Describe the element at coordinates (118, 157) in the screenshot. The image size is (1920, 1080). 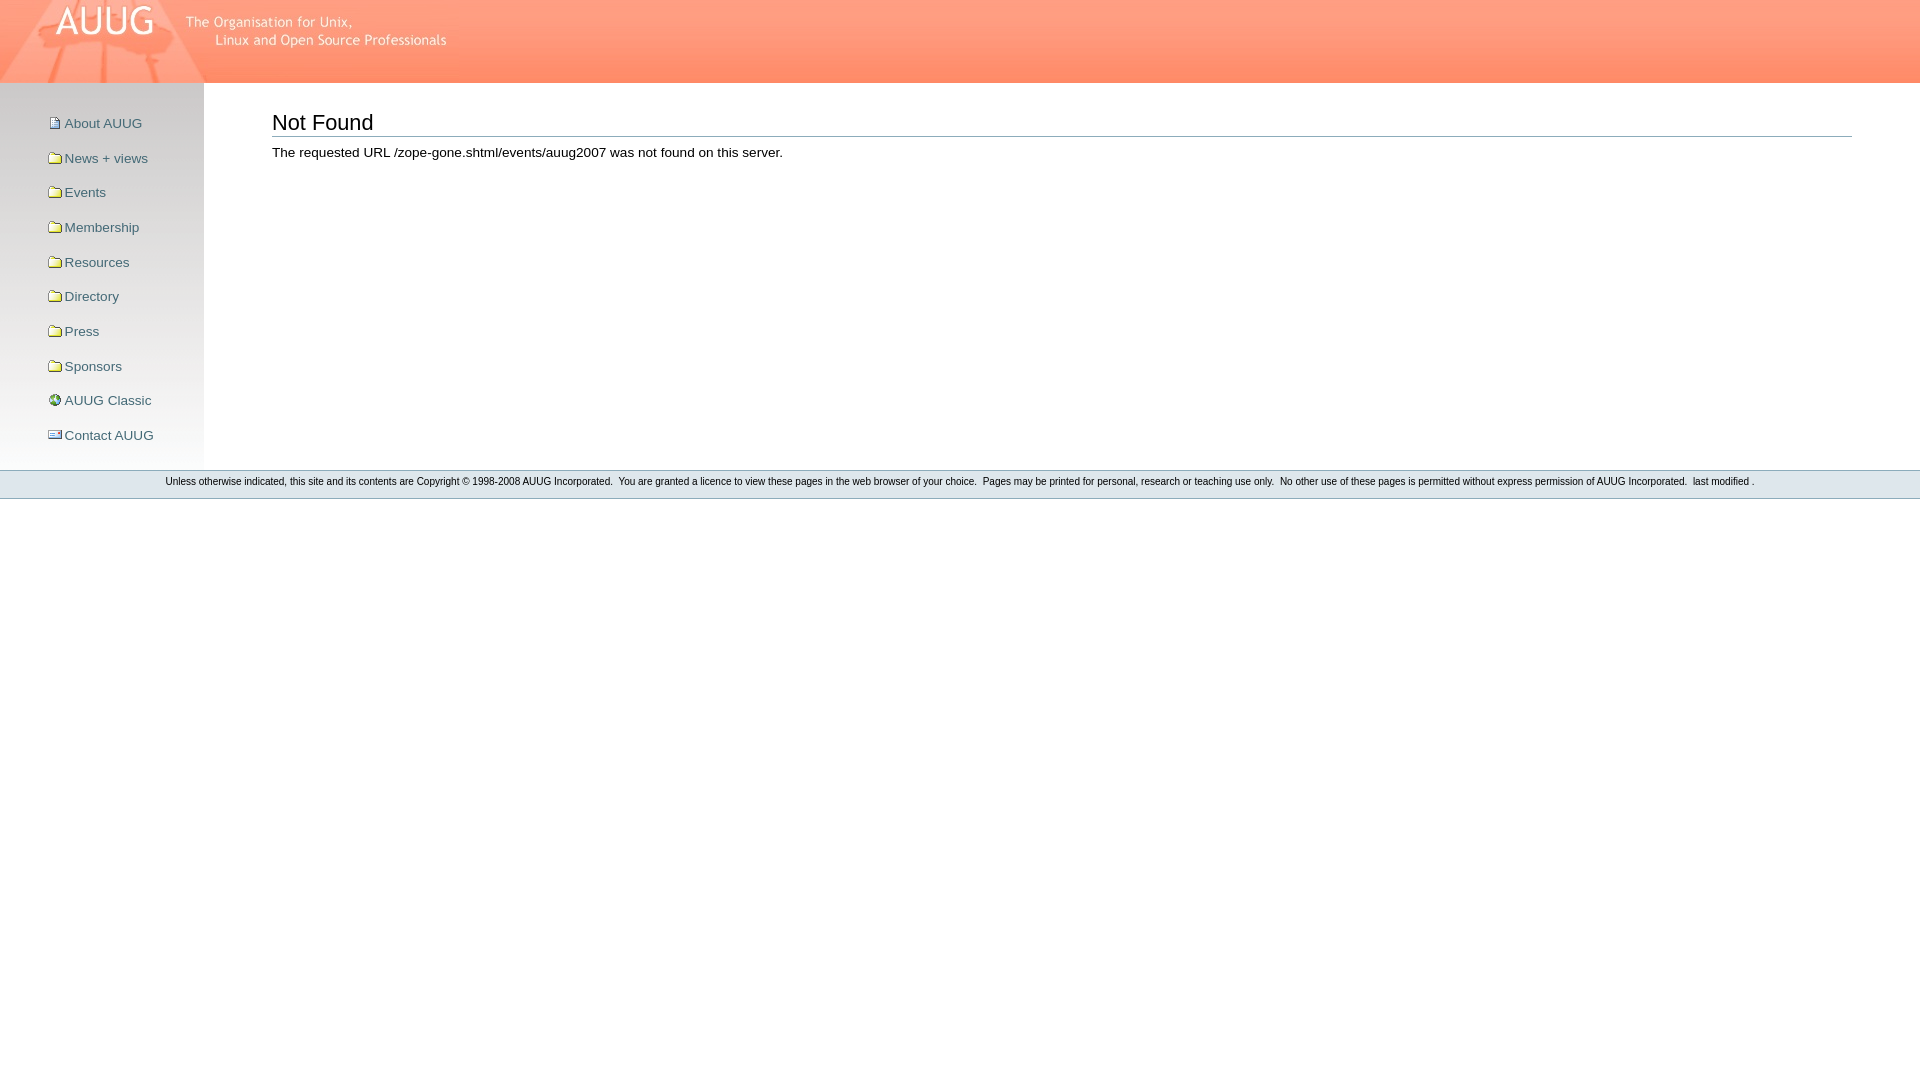
I see `'News + views'` at that location.